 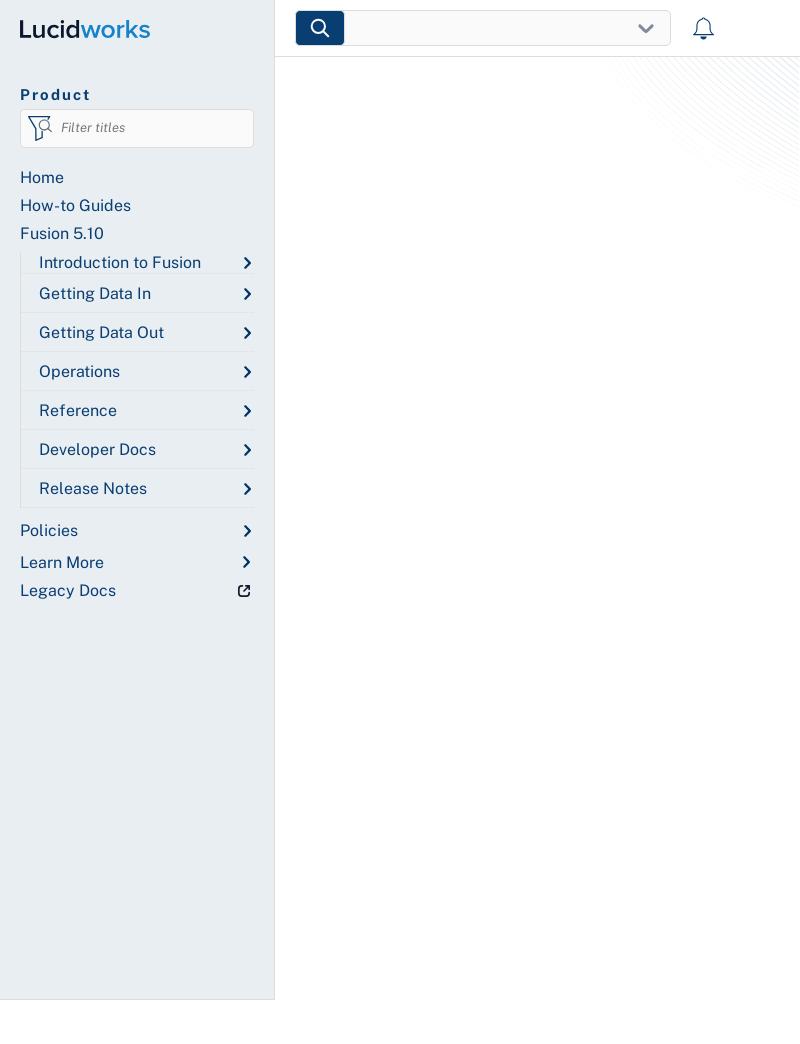 What do you see at coordinates (78, 409) in the screenshot?
I see `'Reference'` at bounding box center [78, 409].